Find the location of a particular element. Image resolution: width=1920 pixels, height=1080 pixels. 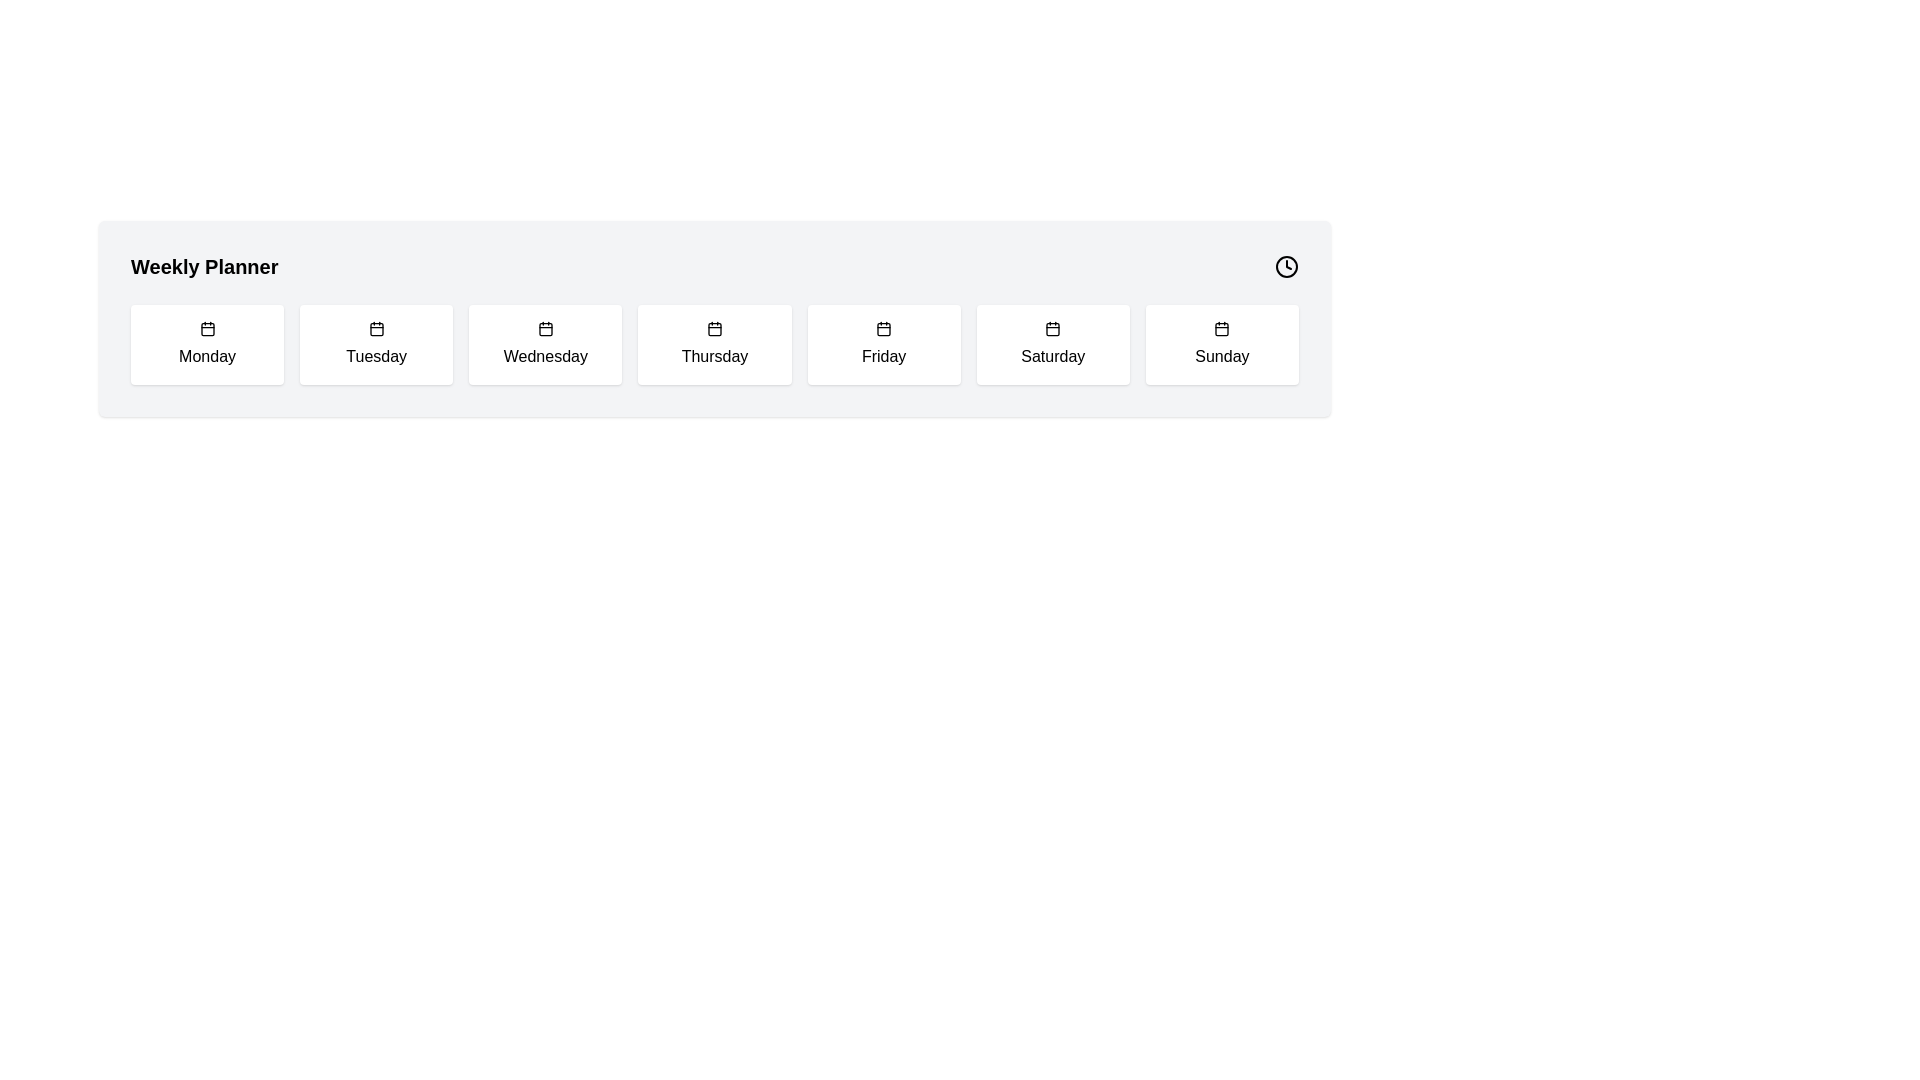

the 'Tuesday' button is located at coordinates (376, 343).